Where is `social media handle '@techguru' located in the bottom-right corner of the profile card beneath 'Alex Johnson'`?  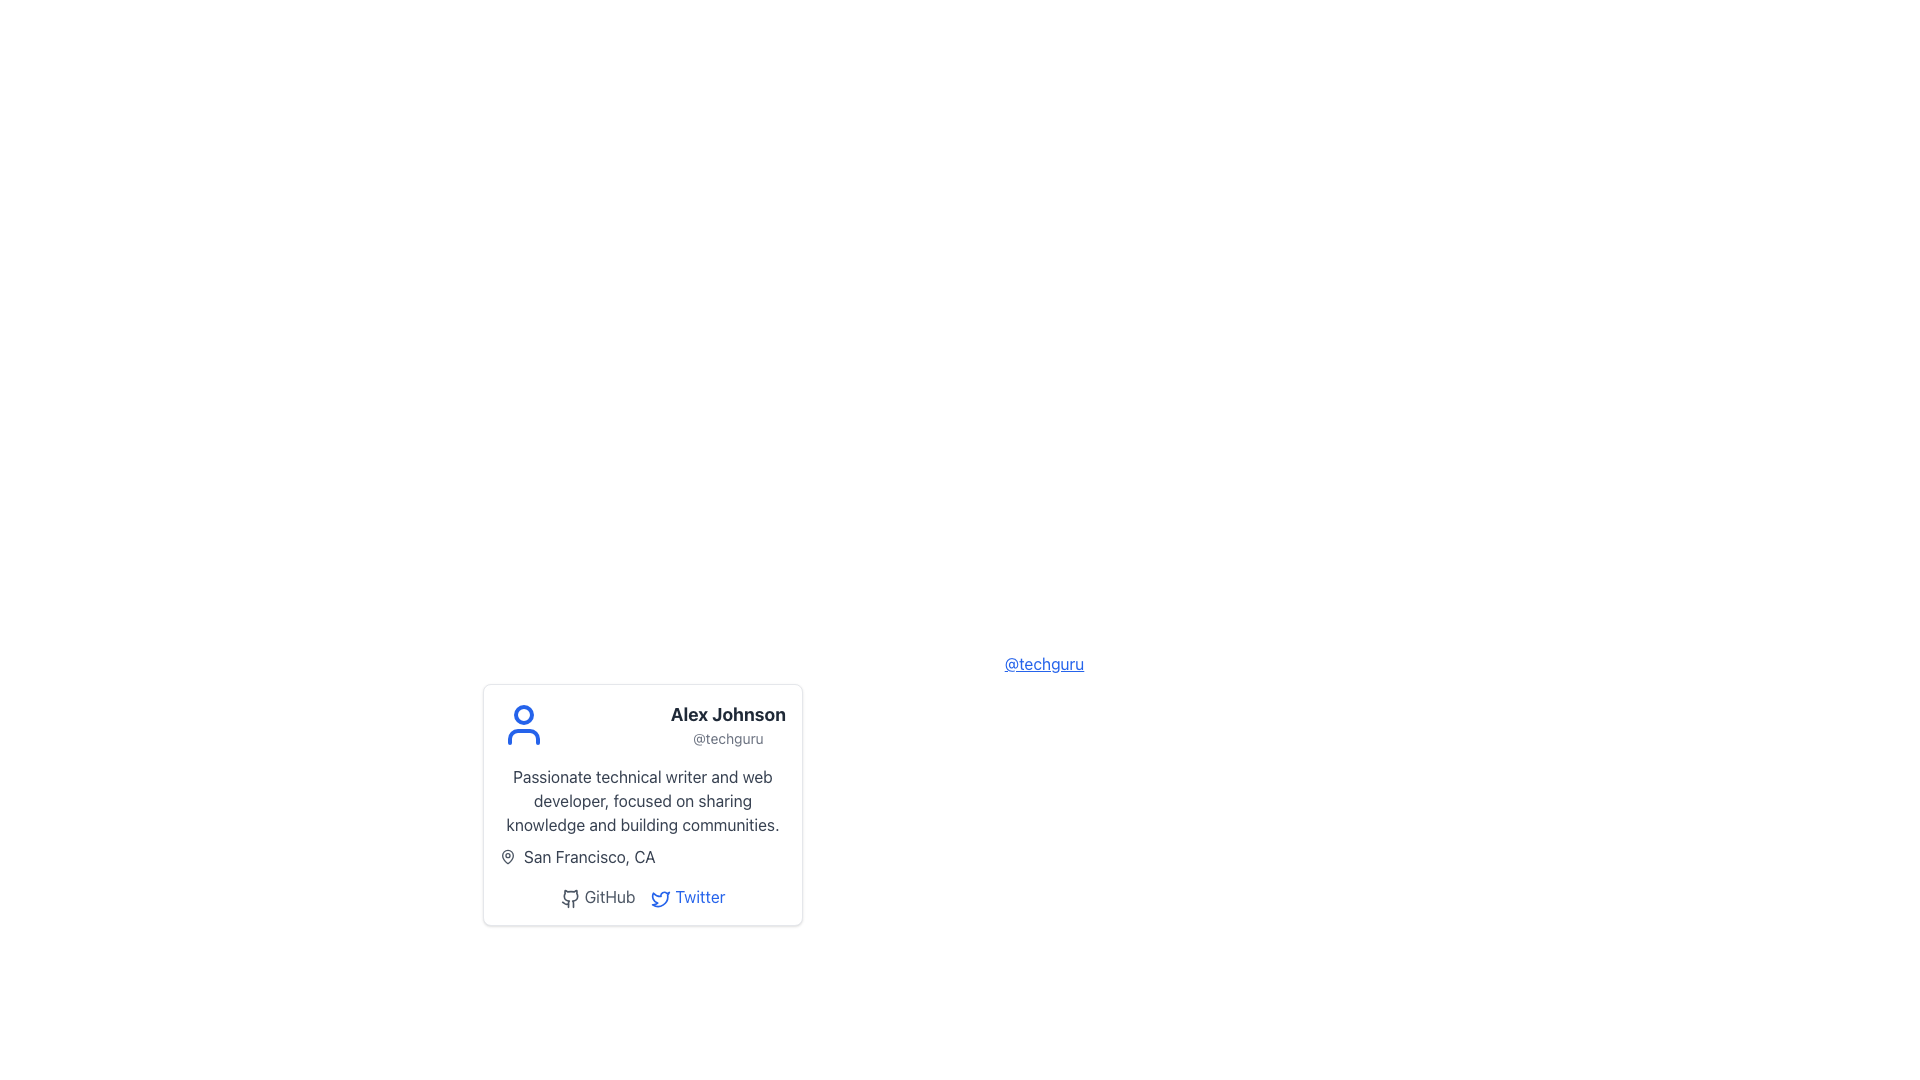
social media handle '@techguru' located in the bottom-right corner of the profile card beneath 'Alex Johnson' is located at coordinates (727, 739).